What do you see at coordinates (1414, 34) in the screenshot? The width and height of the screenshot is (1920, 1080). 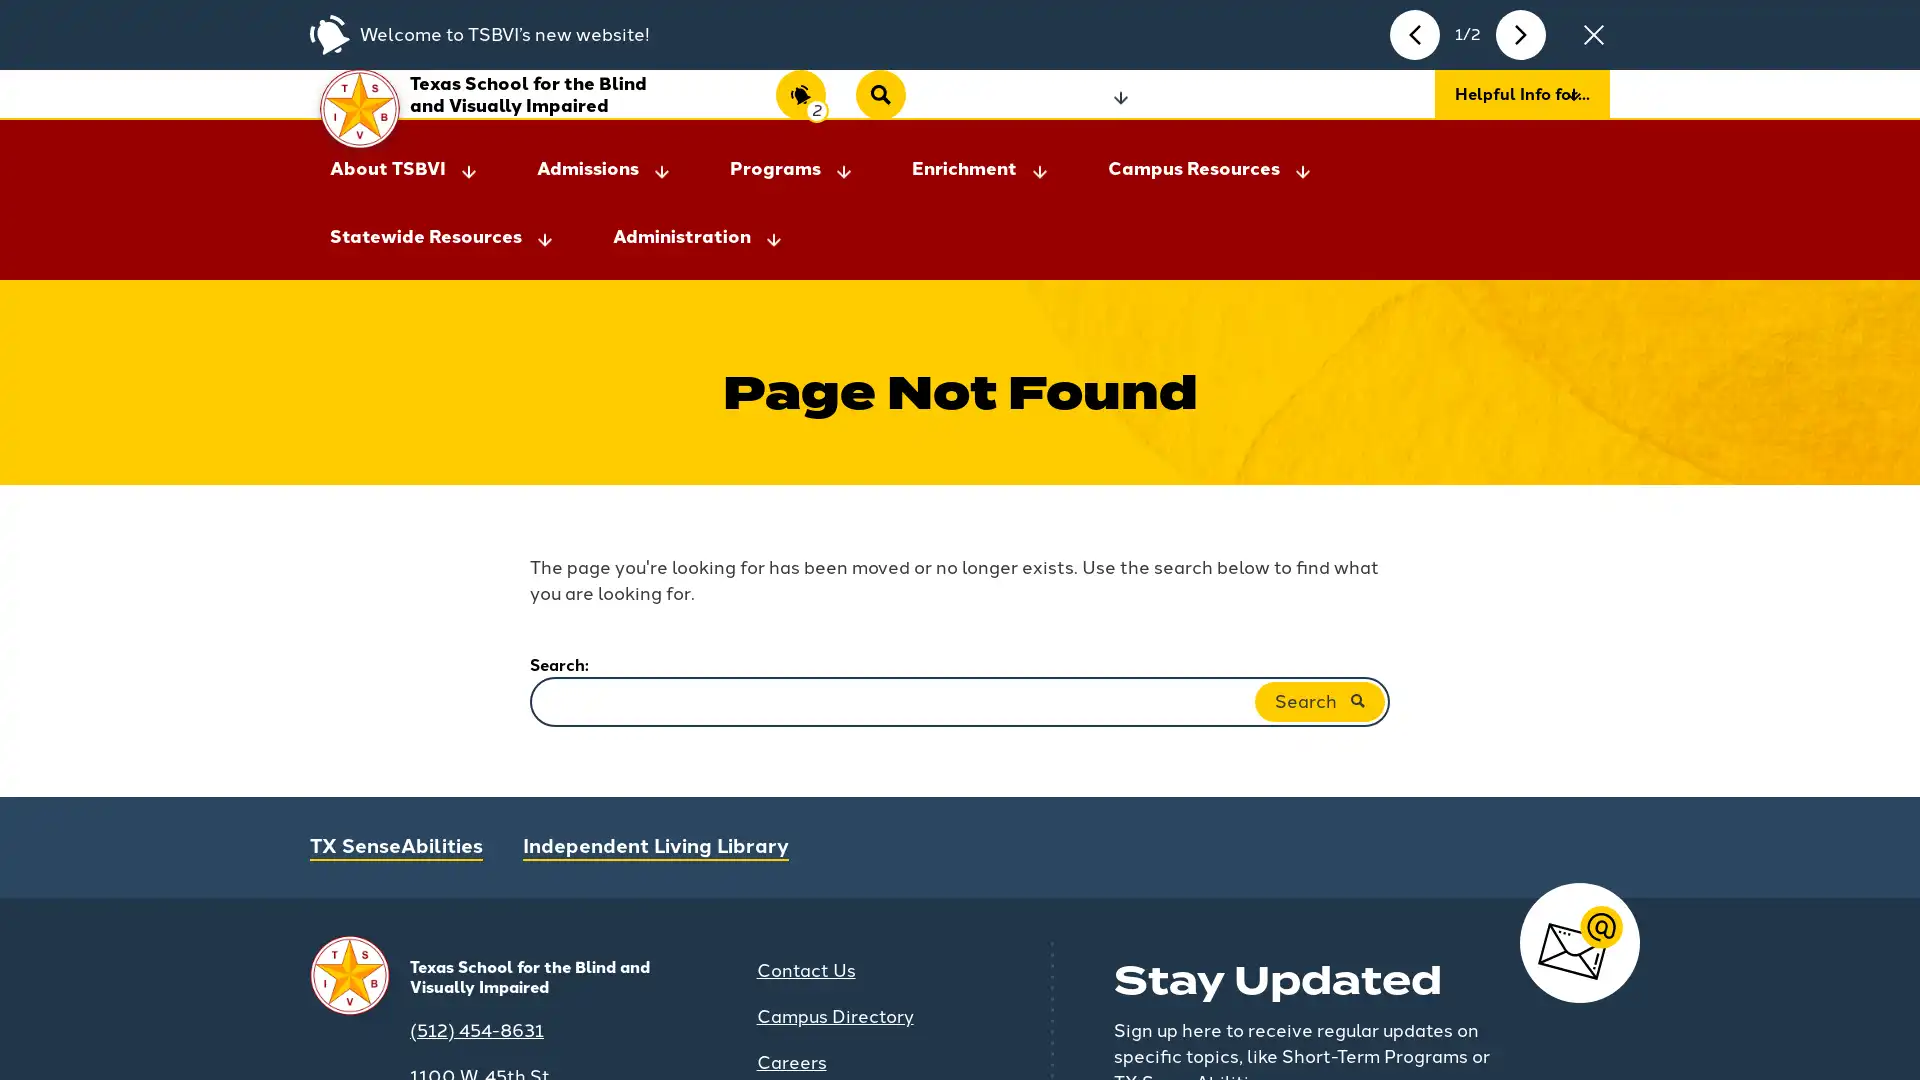 I see `Go to last slide` at bounding box center [1414, 34].